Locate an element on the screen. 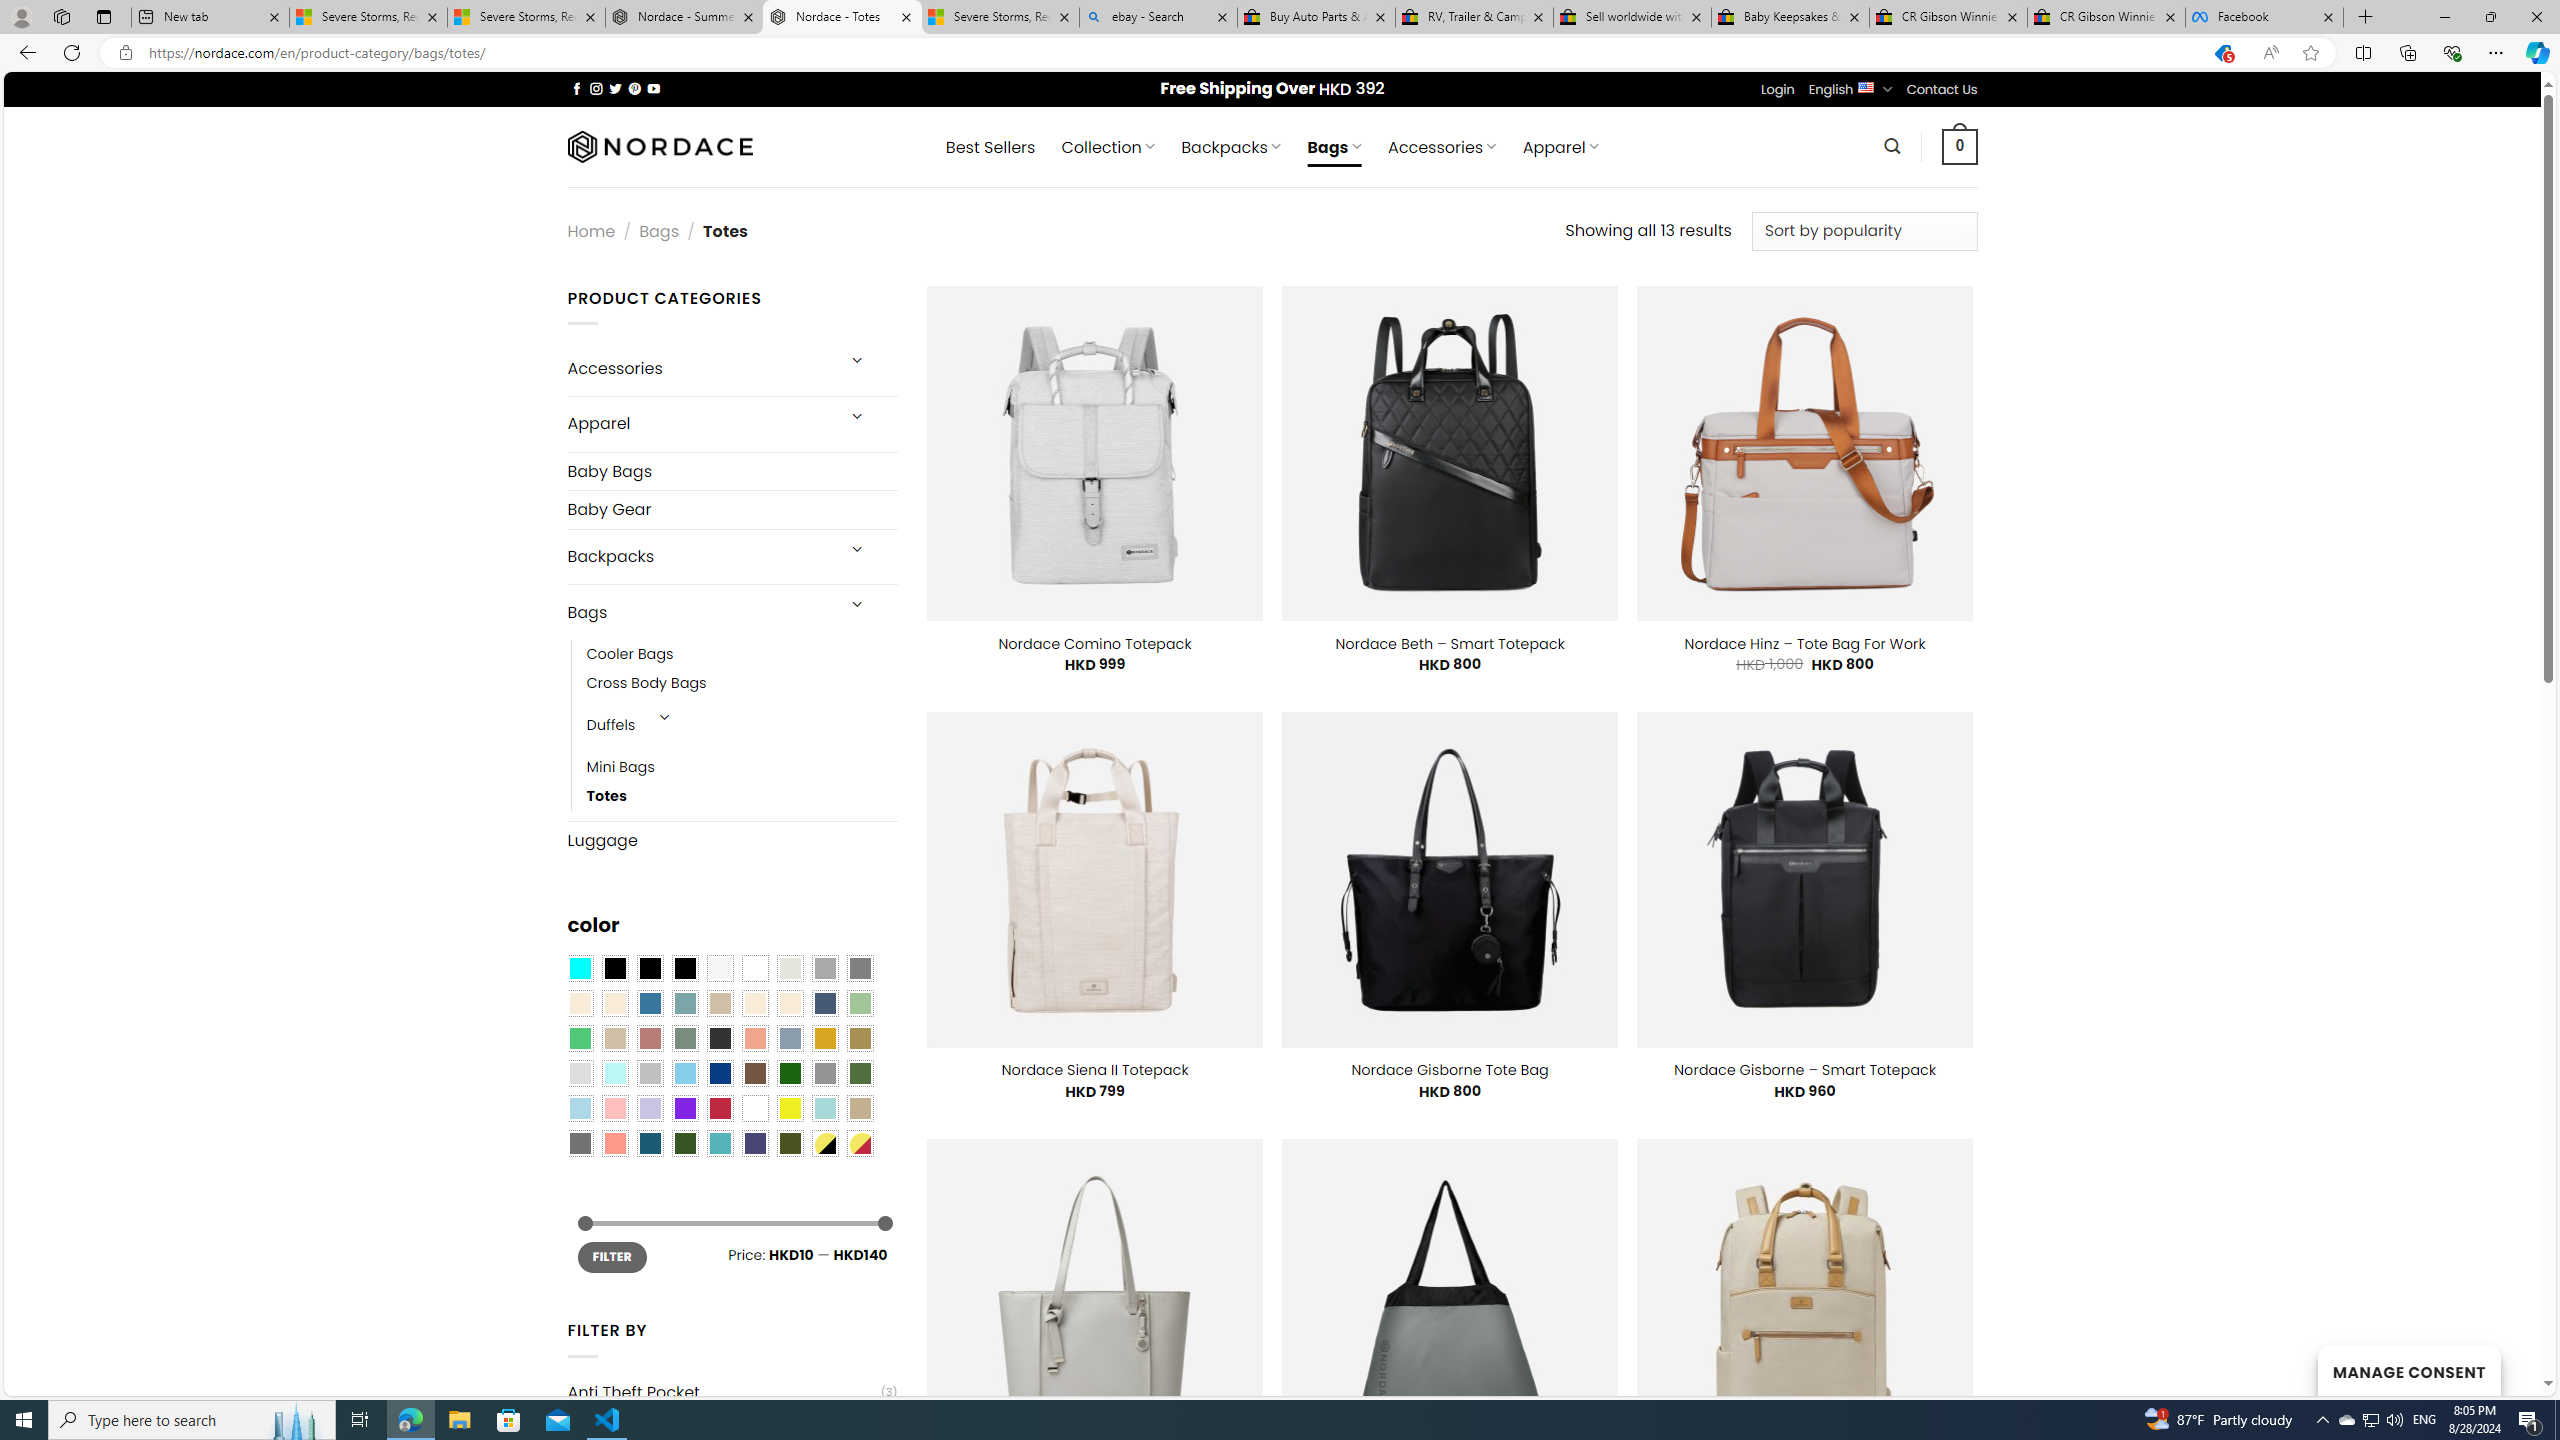 The height and width of the screenshot is (1440, 2560). '  0  ' is located at coordinates (1960, 145).